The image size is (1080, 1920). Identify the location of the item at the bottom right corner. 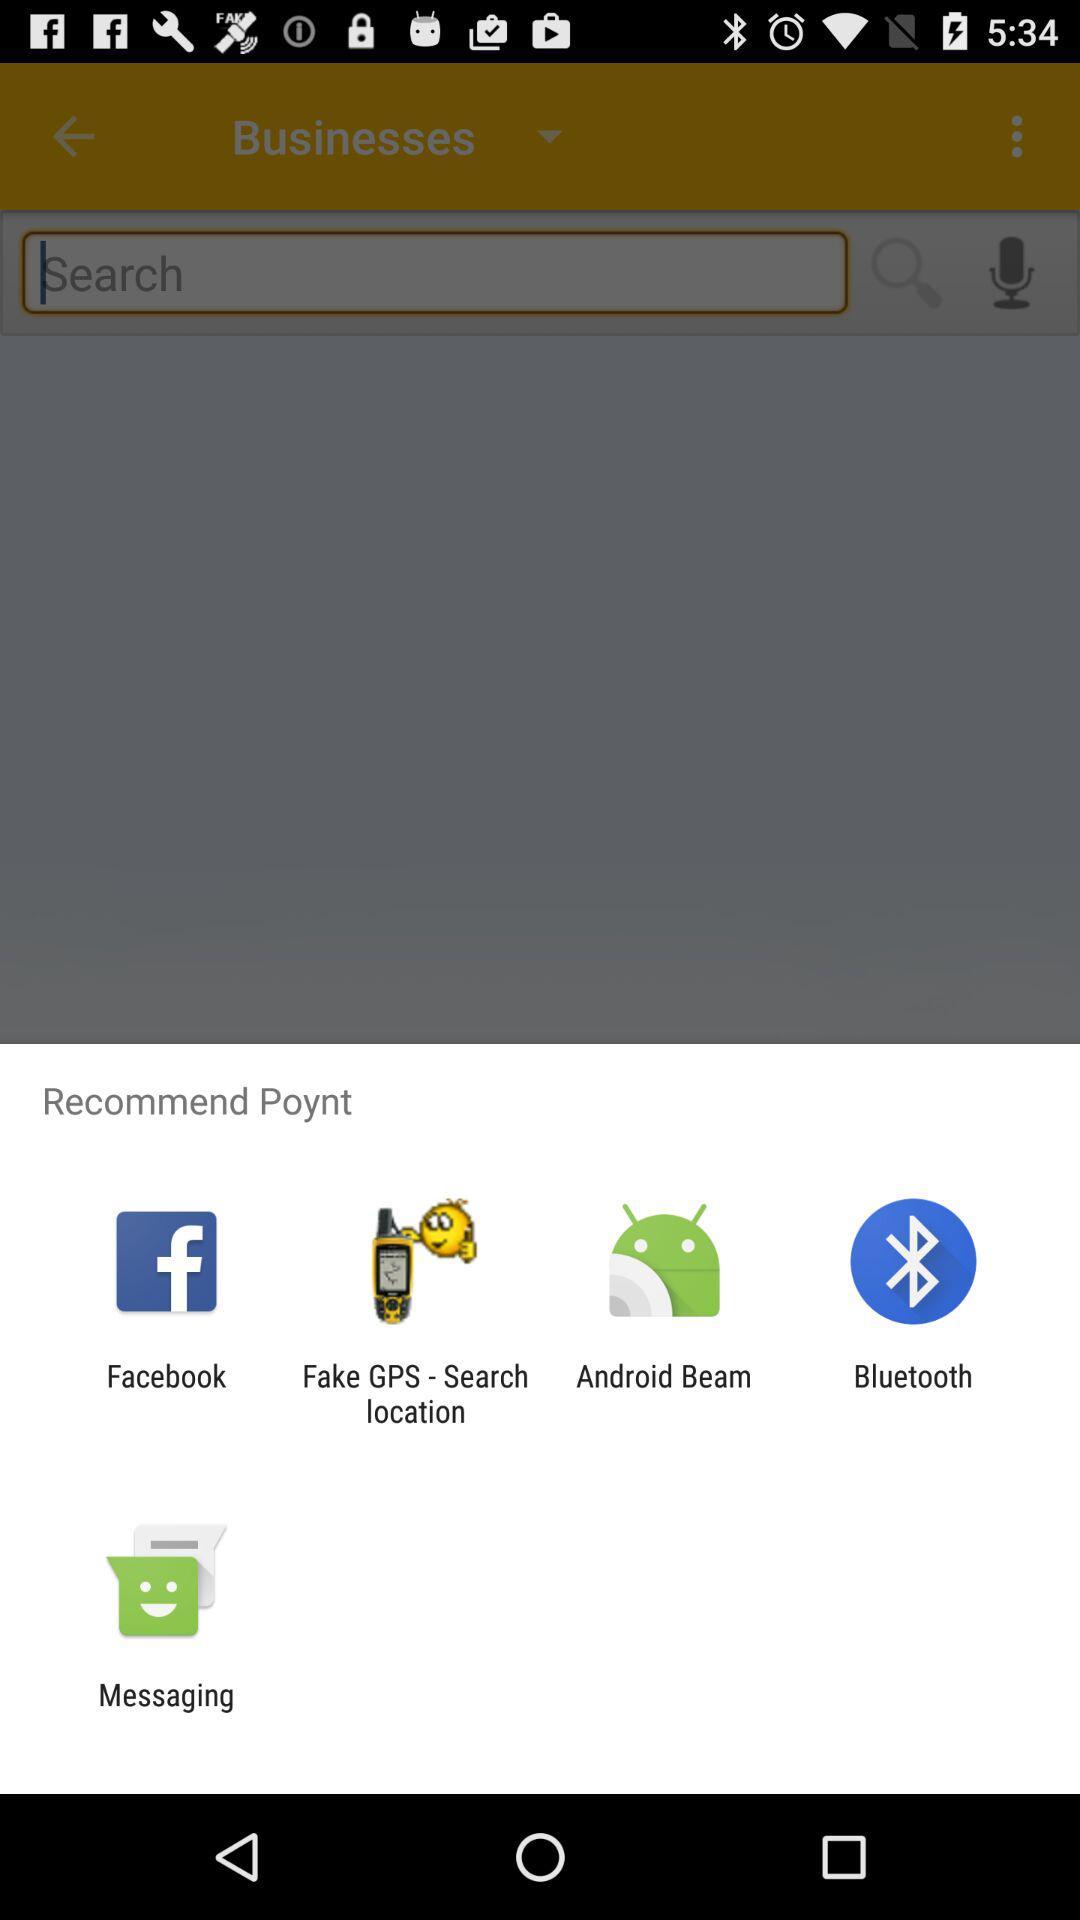
(913, 1392).